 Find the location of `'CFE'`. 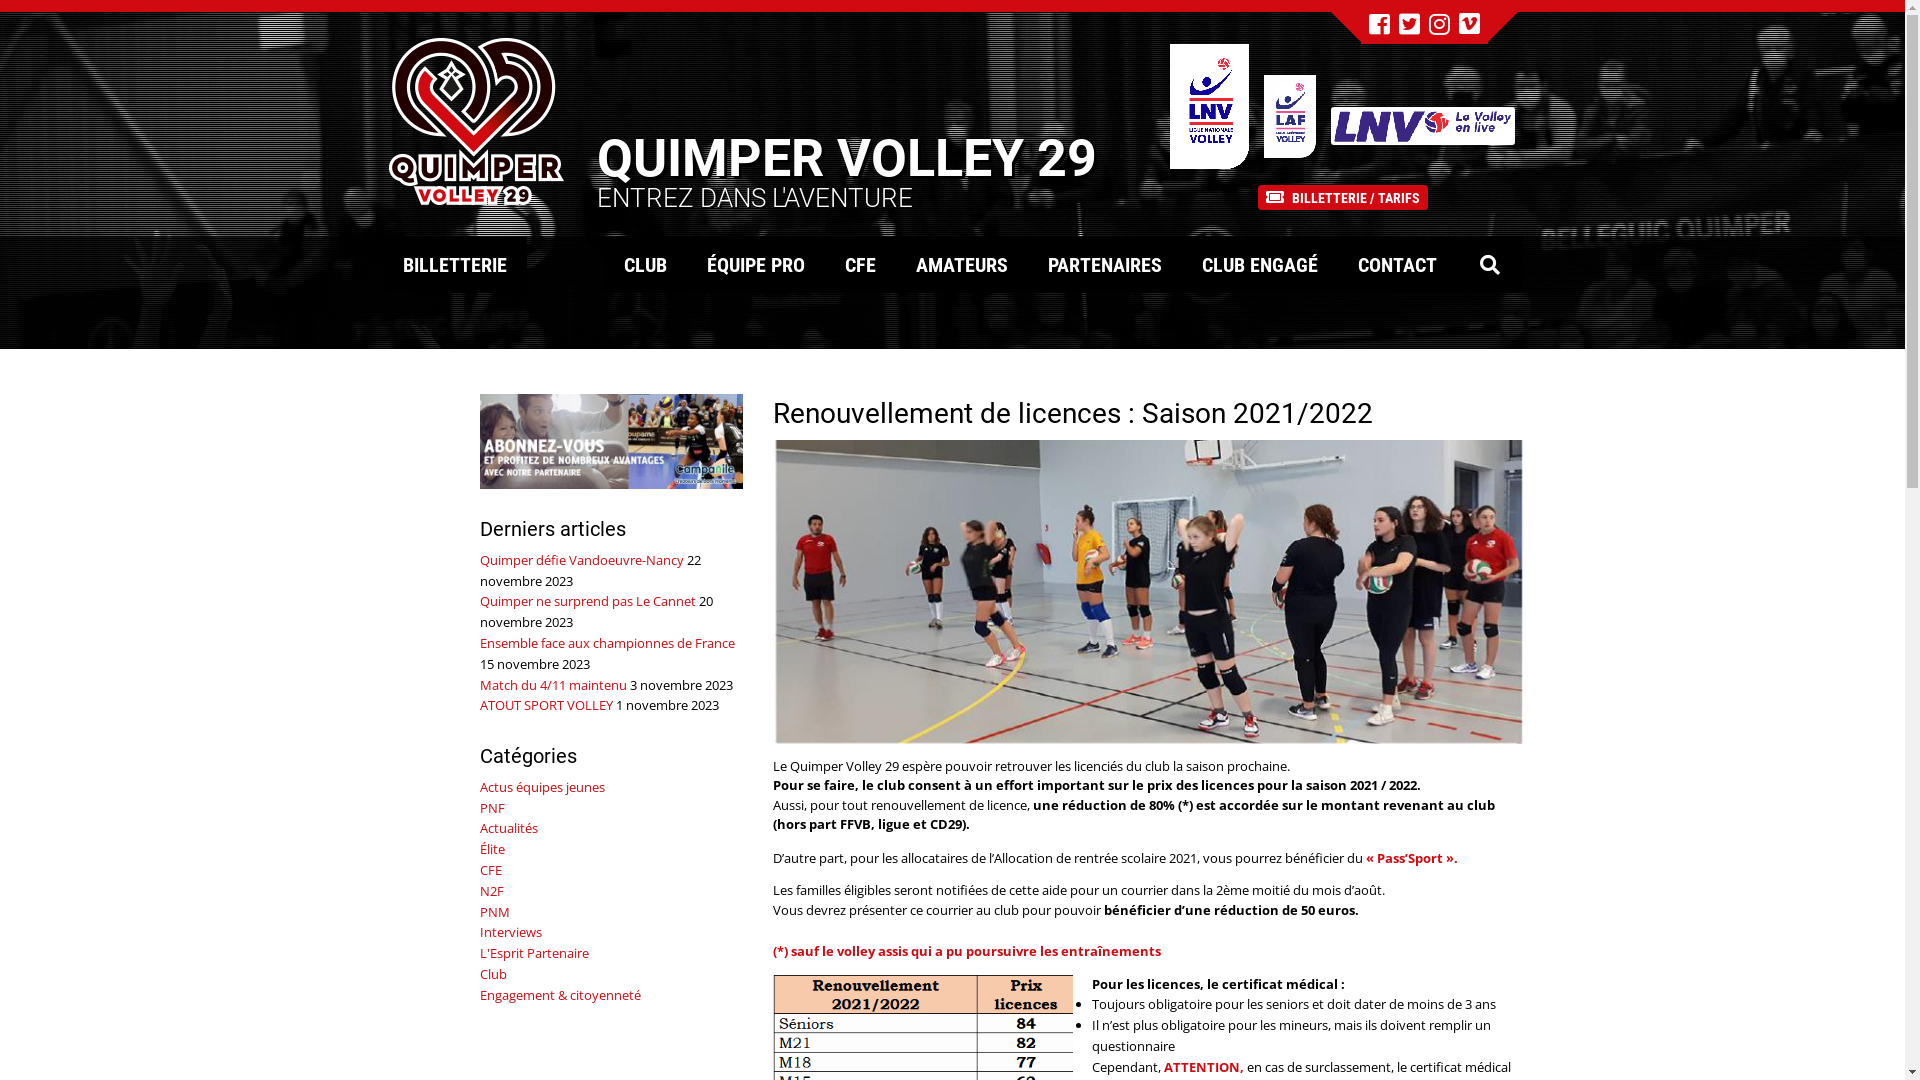

'CFE' is located at coordinates (490, 869).